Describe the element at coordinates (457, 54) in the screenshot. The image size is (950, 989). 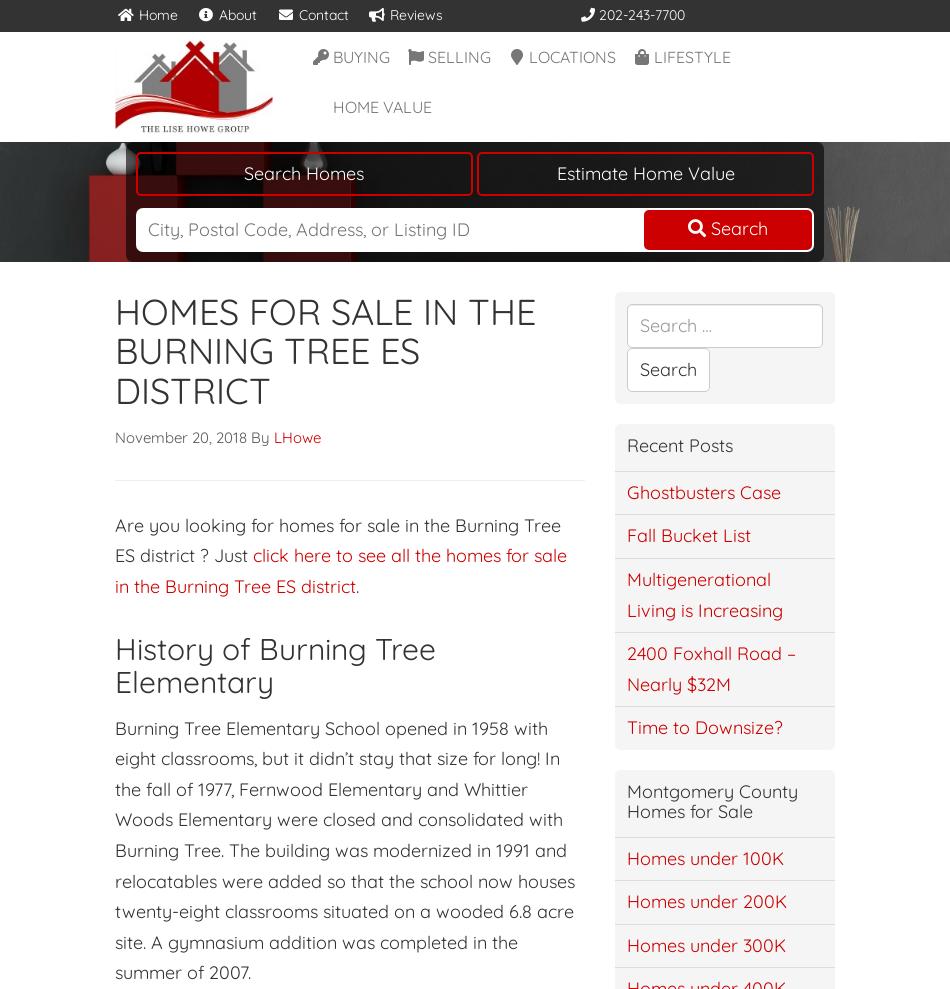
I see `'Selling'` at that location.